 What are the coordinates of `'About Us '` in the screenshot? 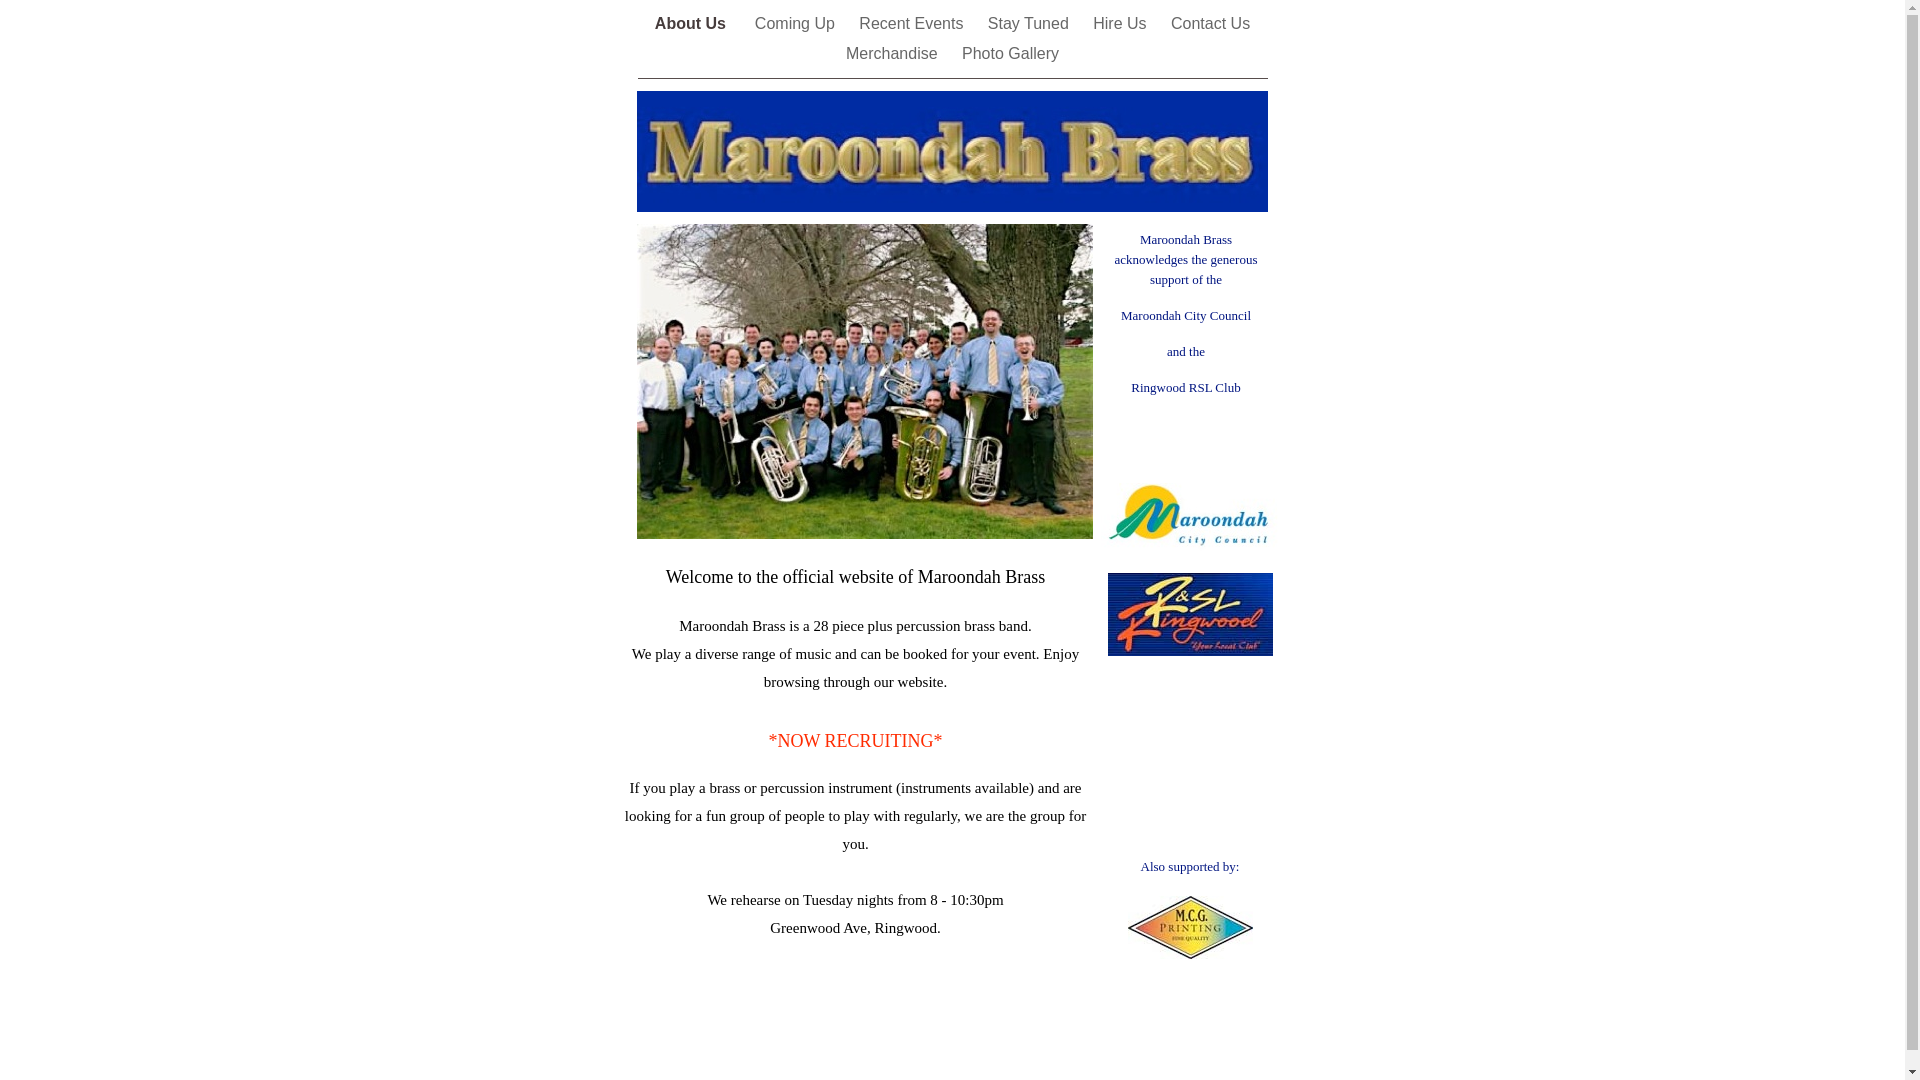 It's located at (695, 23).